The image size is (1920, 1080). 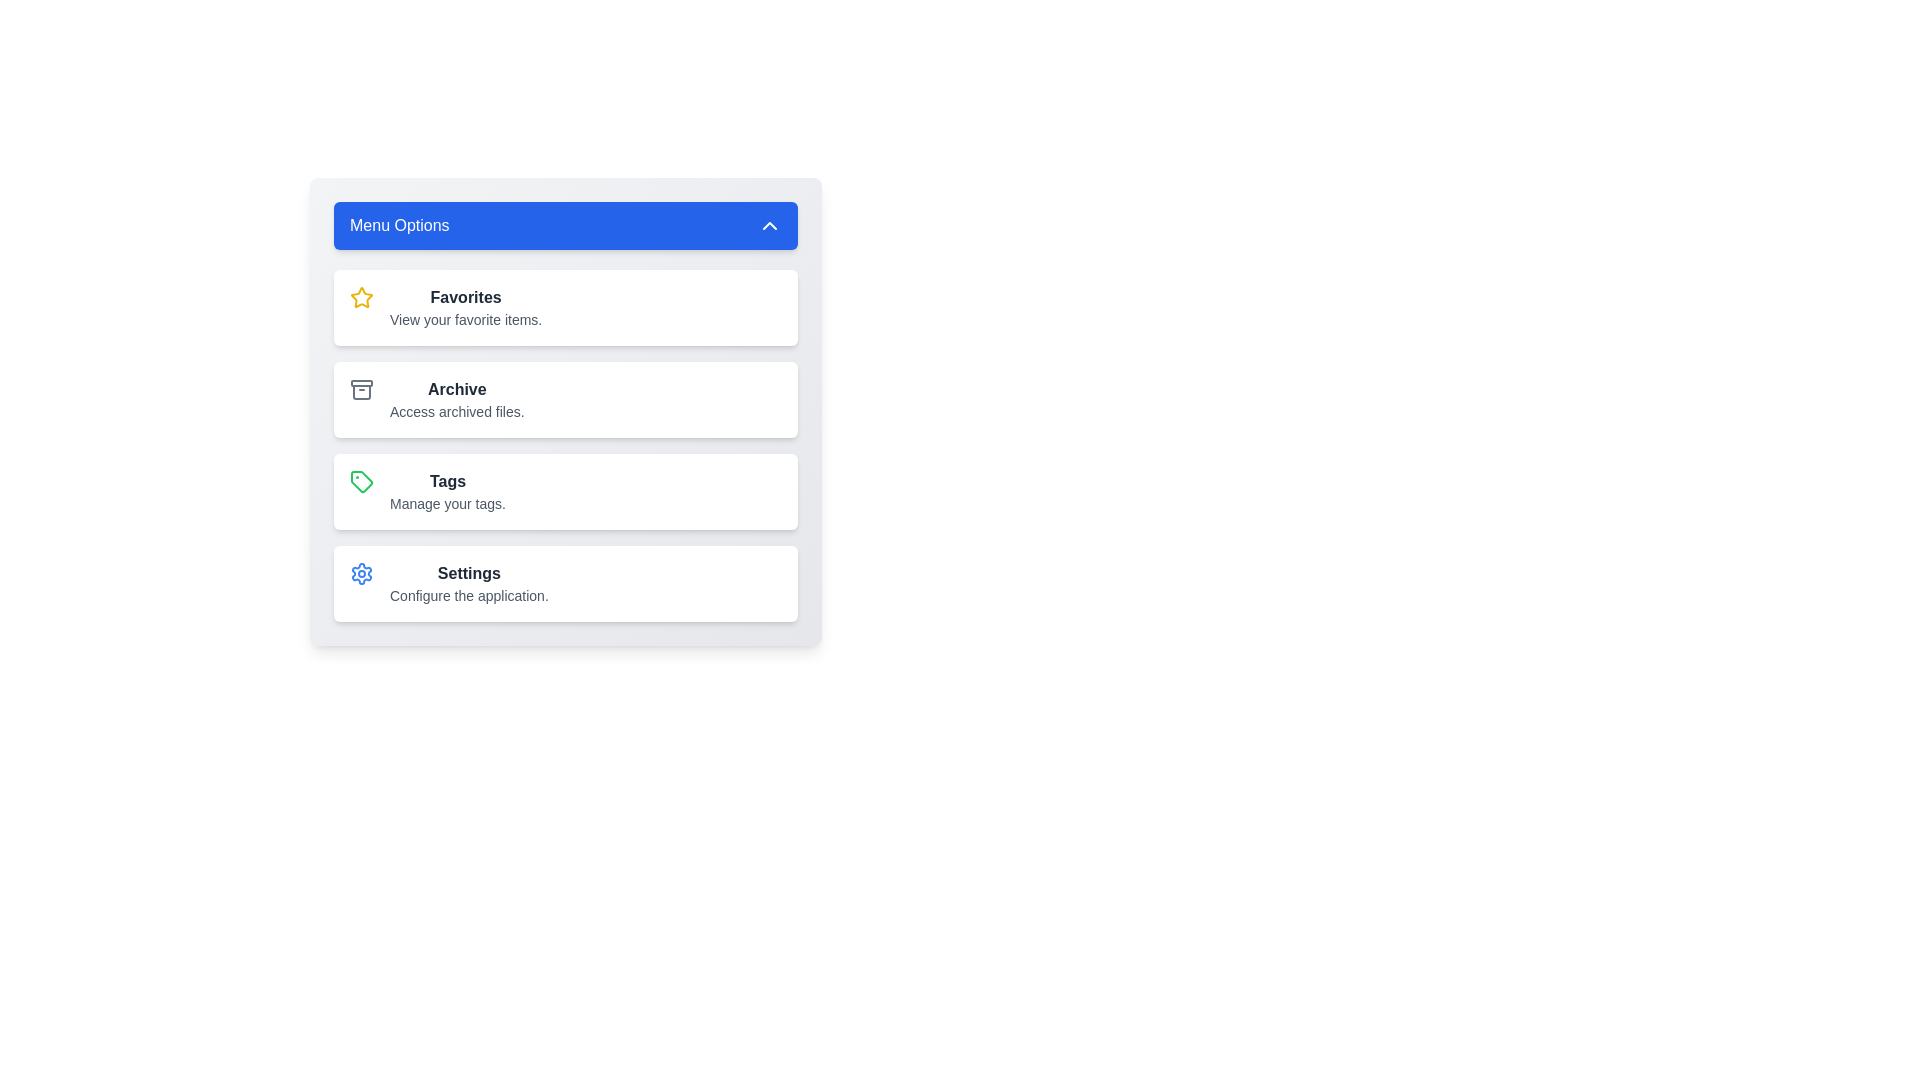 What do you see at coordinates (361, 482) in the screenshot?
I see `the 'Tags' icon located on the third row of the menu options, next to 'Manage your tags'` at bounding box center [361, 482].